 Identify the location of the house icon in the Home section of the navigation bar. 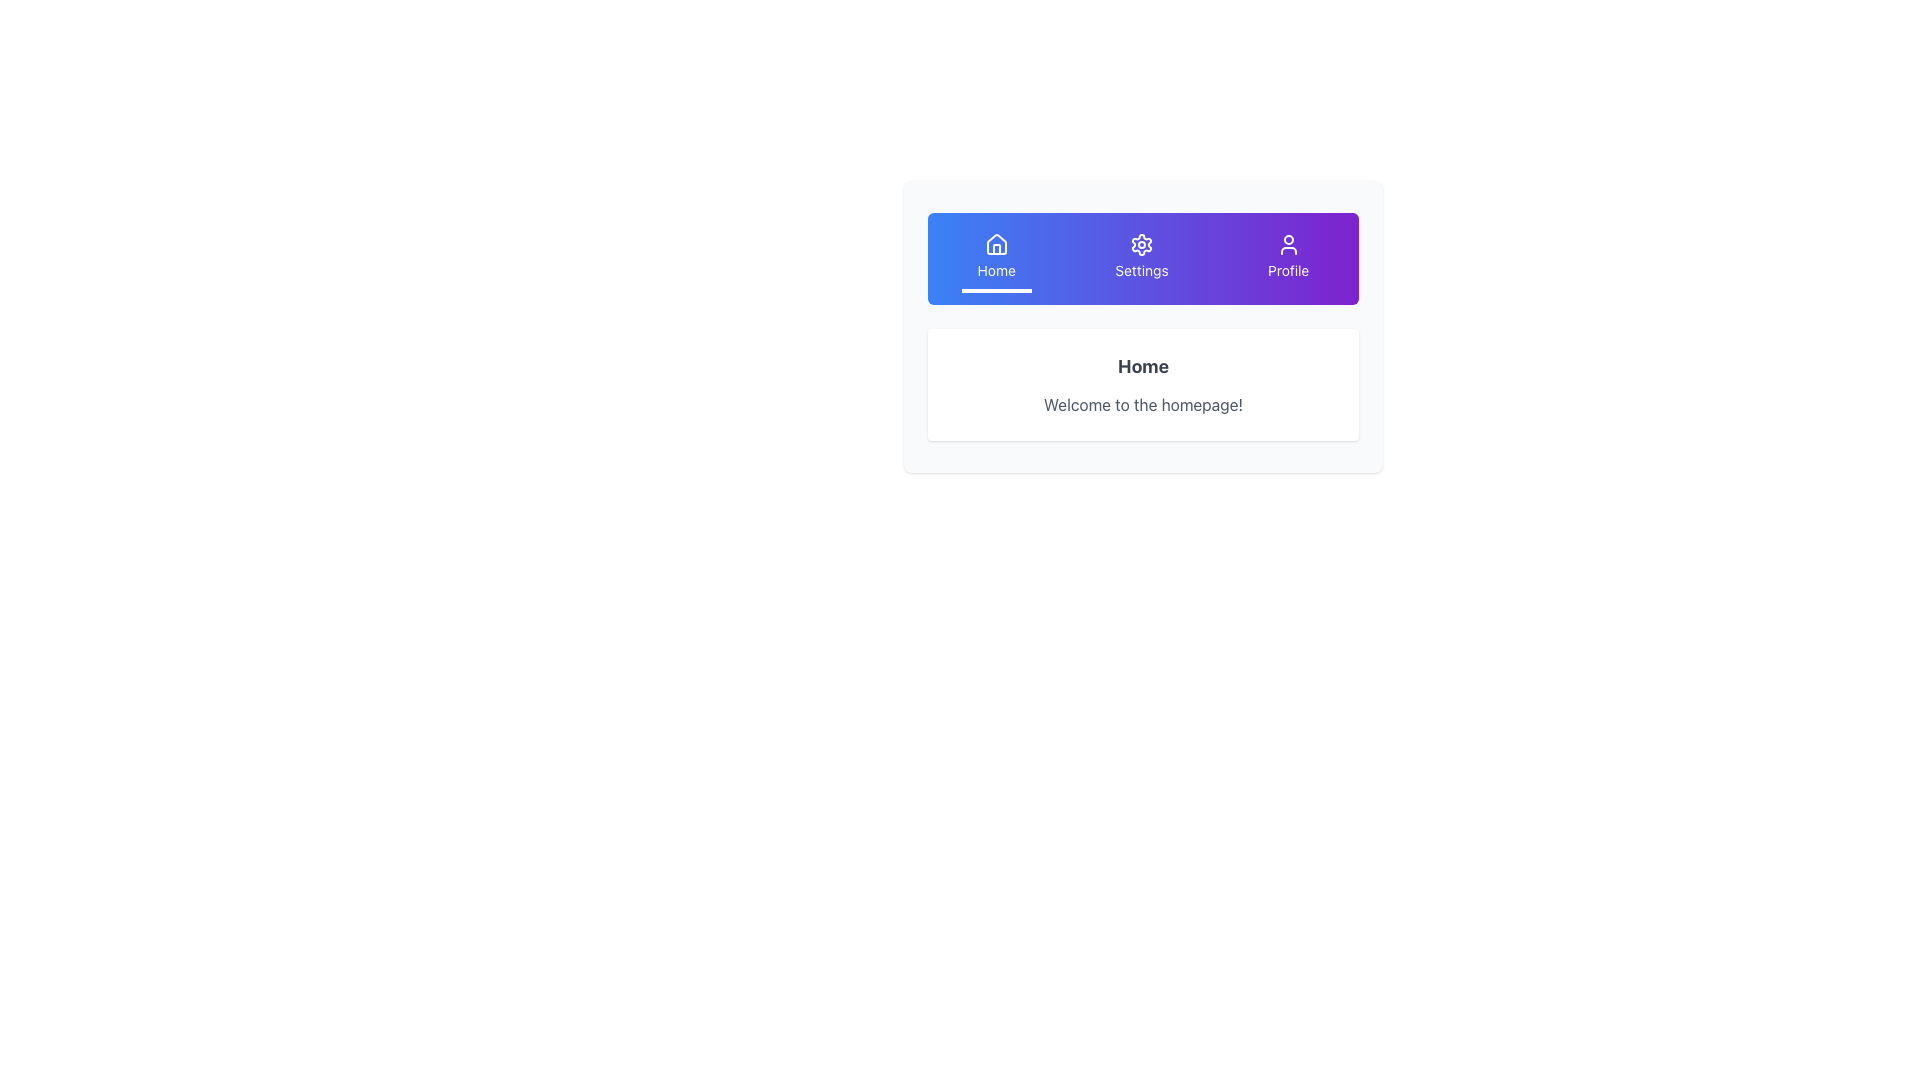
(996, 244).